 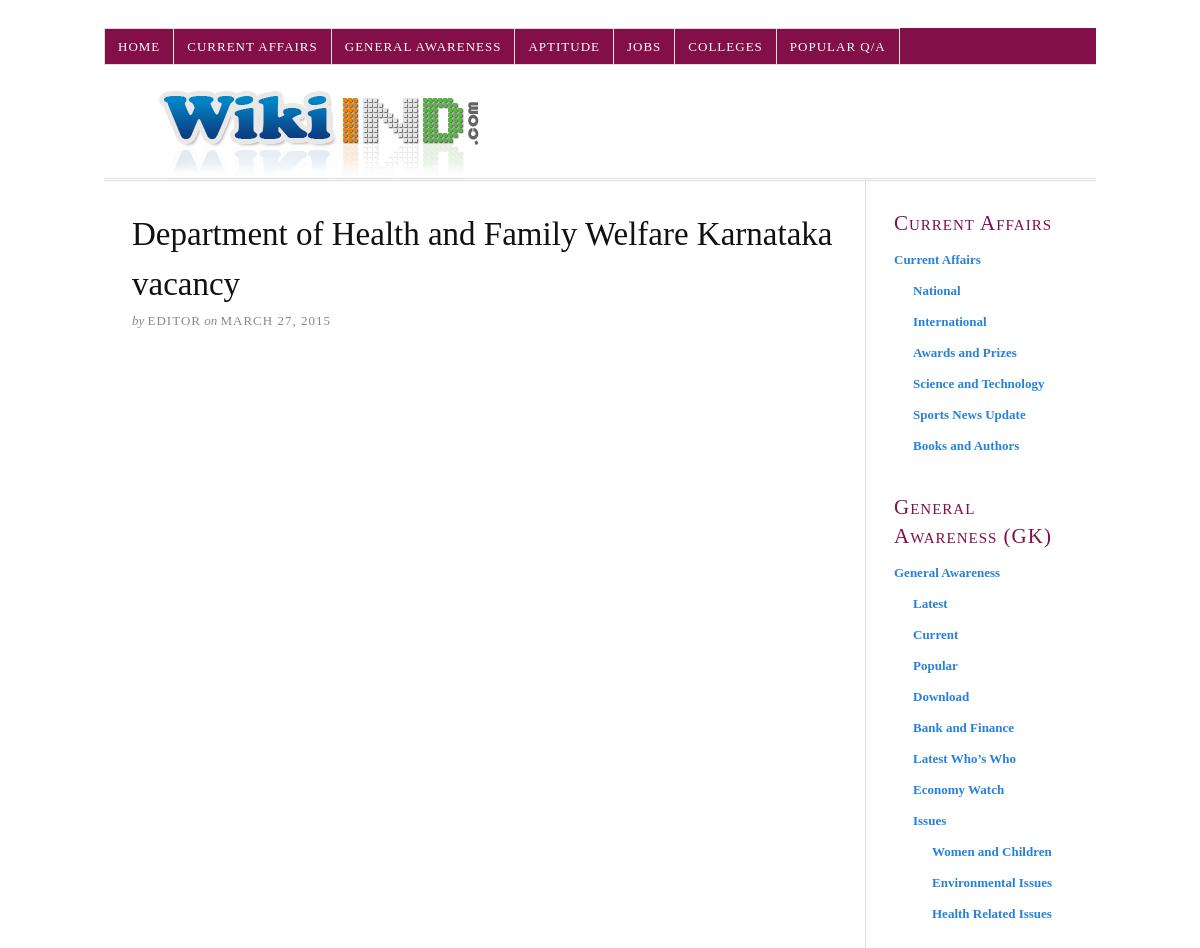 I want to click on 'Download', so click(x=941, y=695).